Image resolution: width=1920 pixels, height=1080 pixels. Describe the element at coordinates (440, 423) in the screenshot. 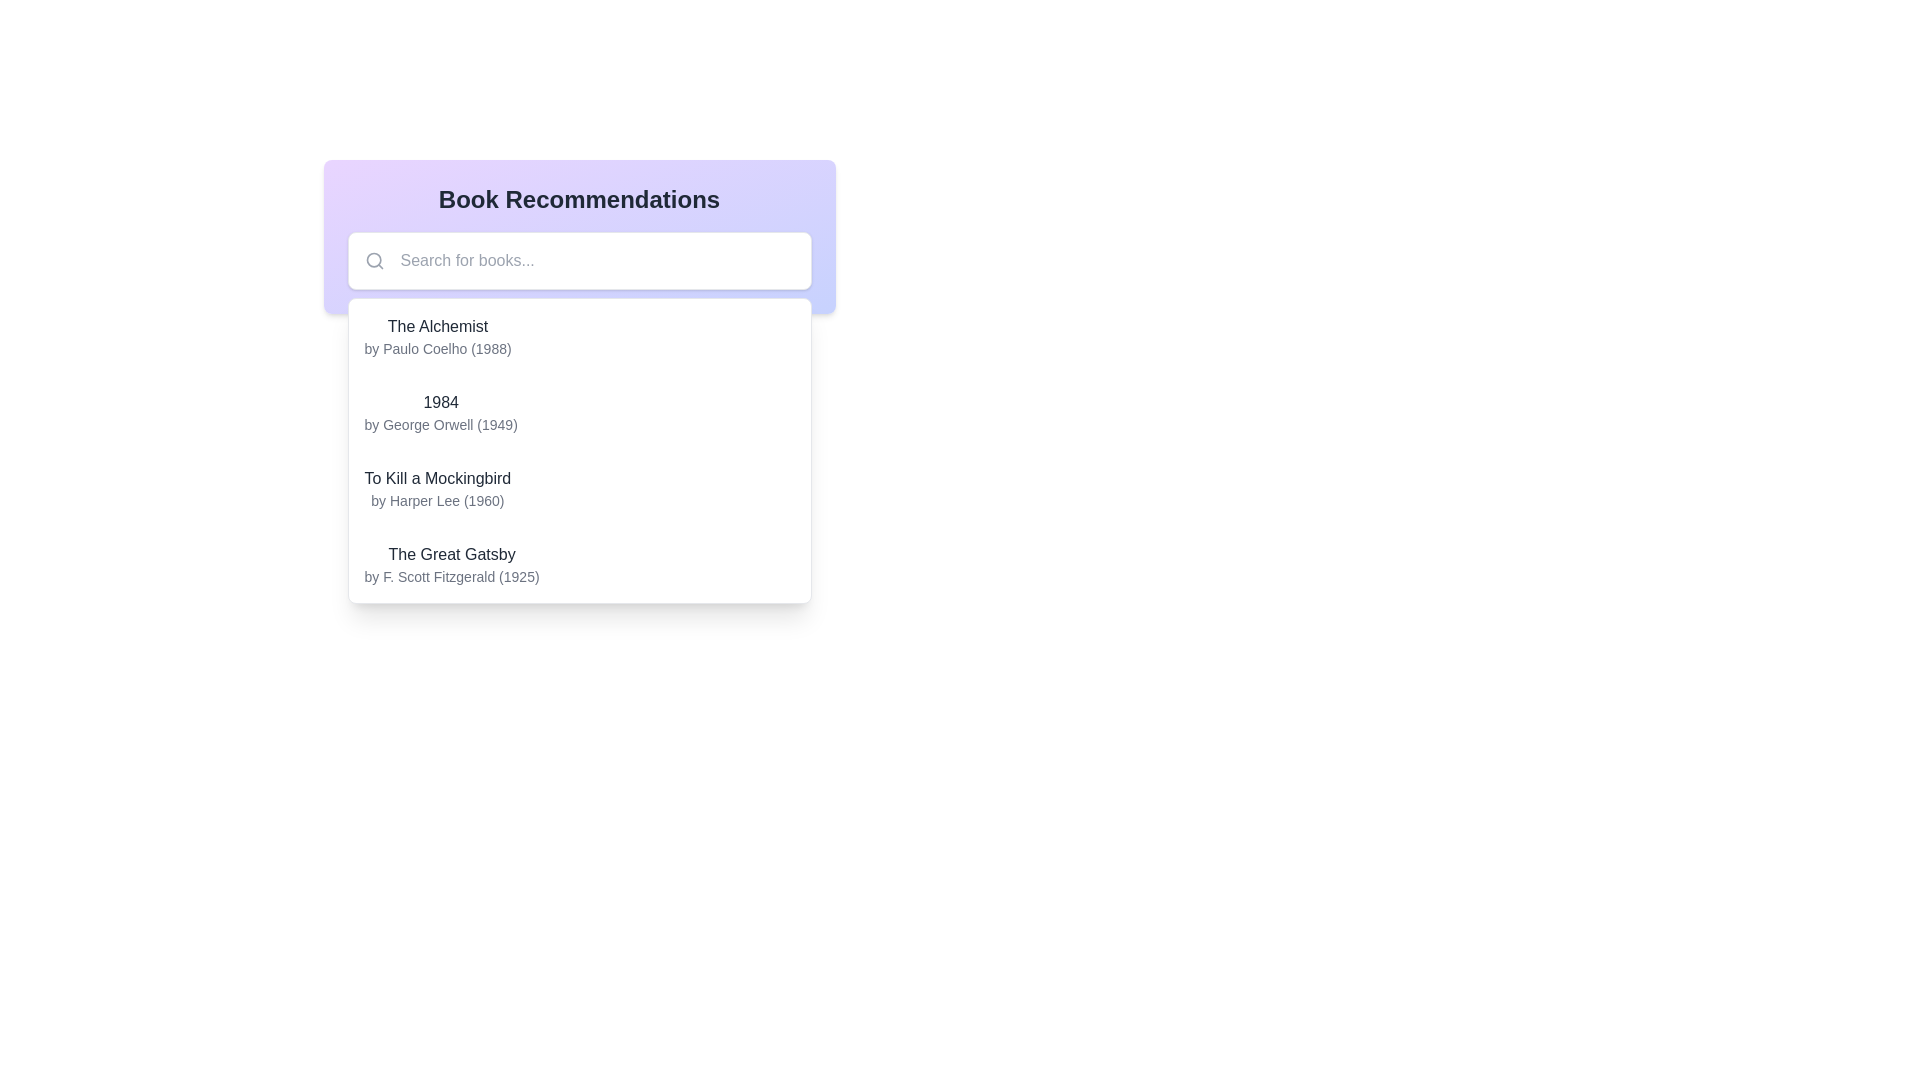

I see `the text label providing bibliographic information about the book '1984', which is positioned directly below the '1984' title` at that location.